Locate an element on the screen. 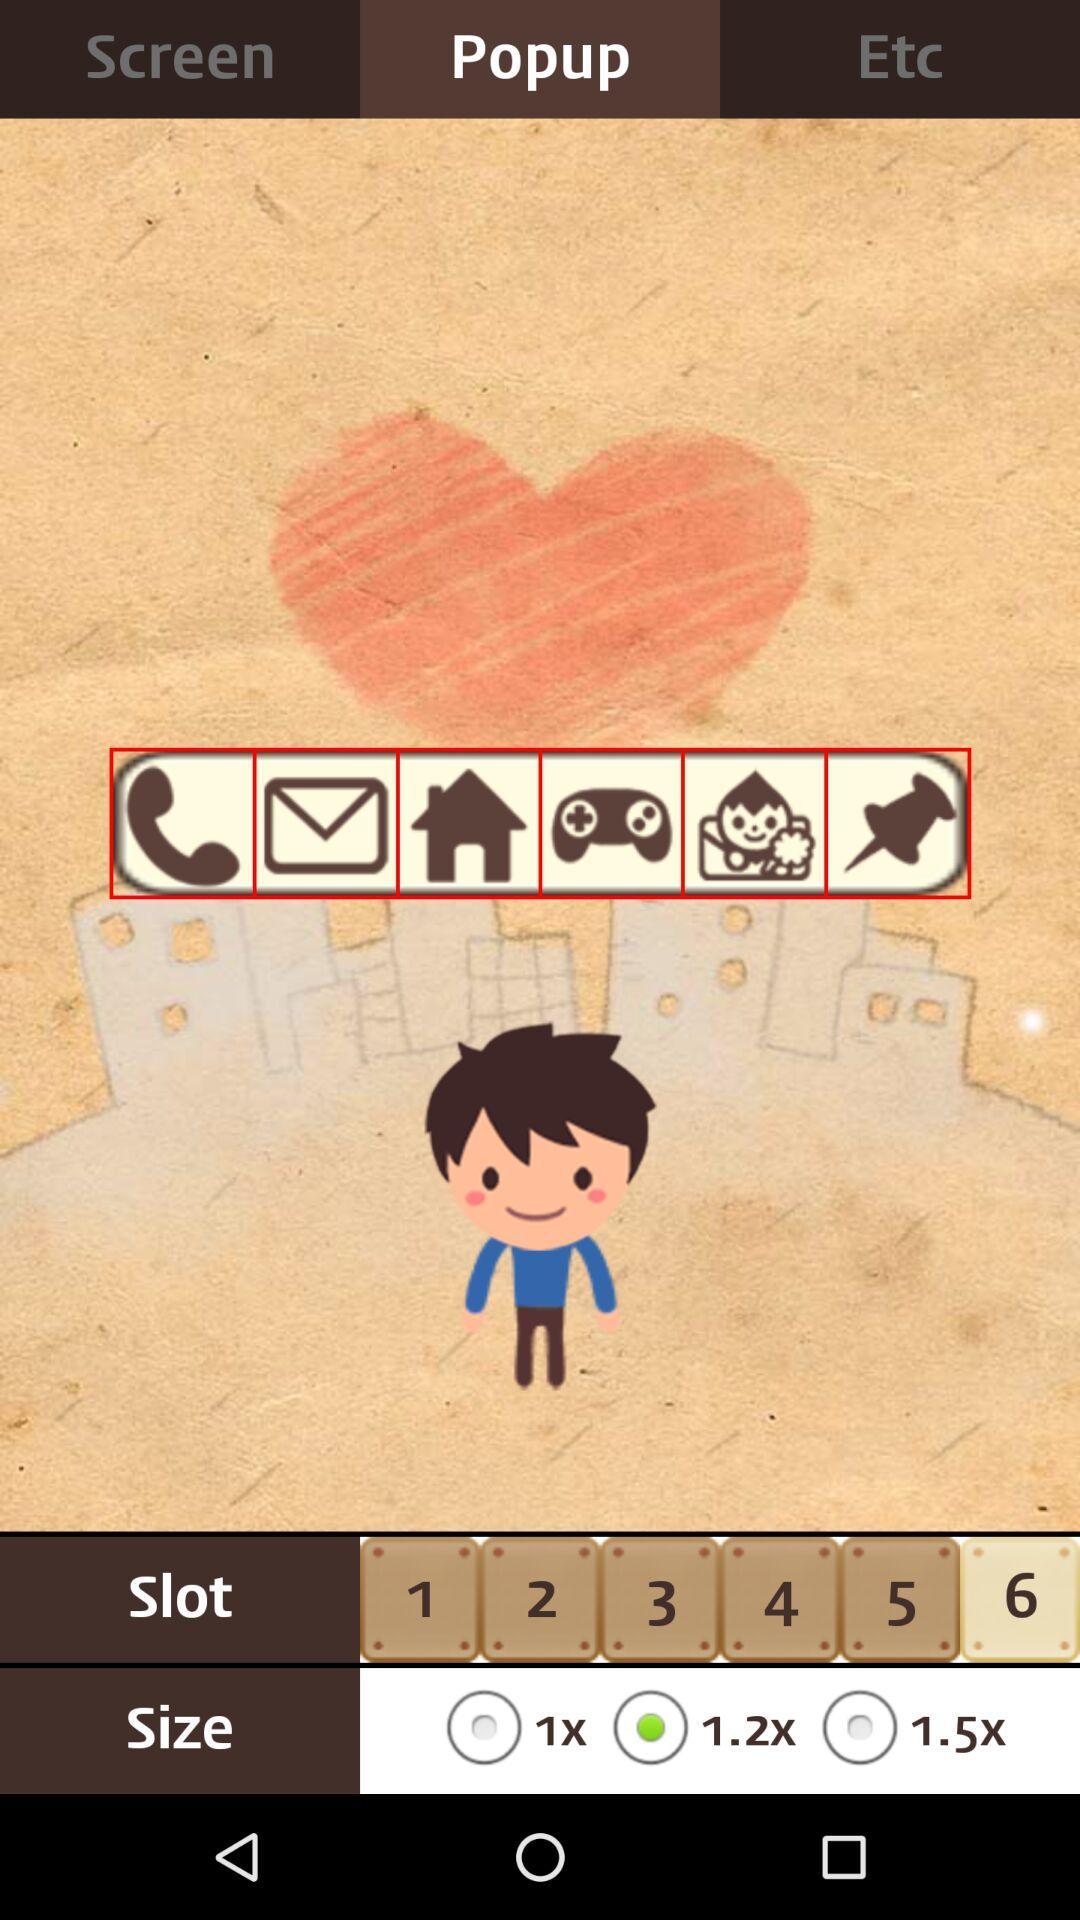 The height and width of the screenshot is (1920, 1080). etc icon is located at coordinates (898, 59).